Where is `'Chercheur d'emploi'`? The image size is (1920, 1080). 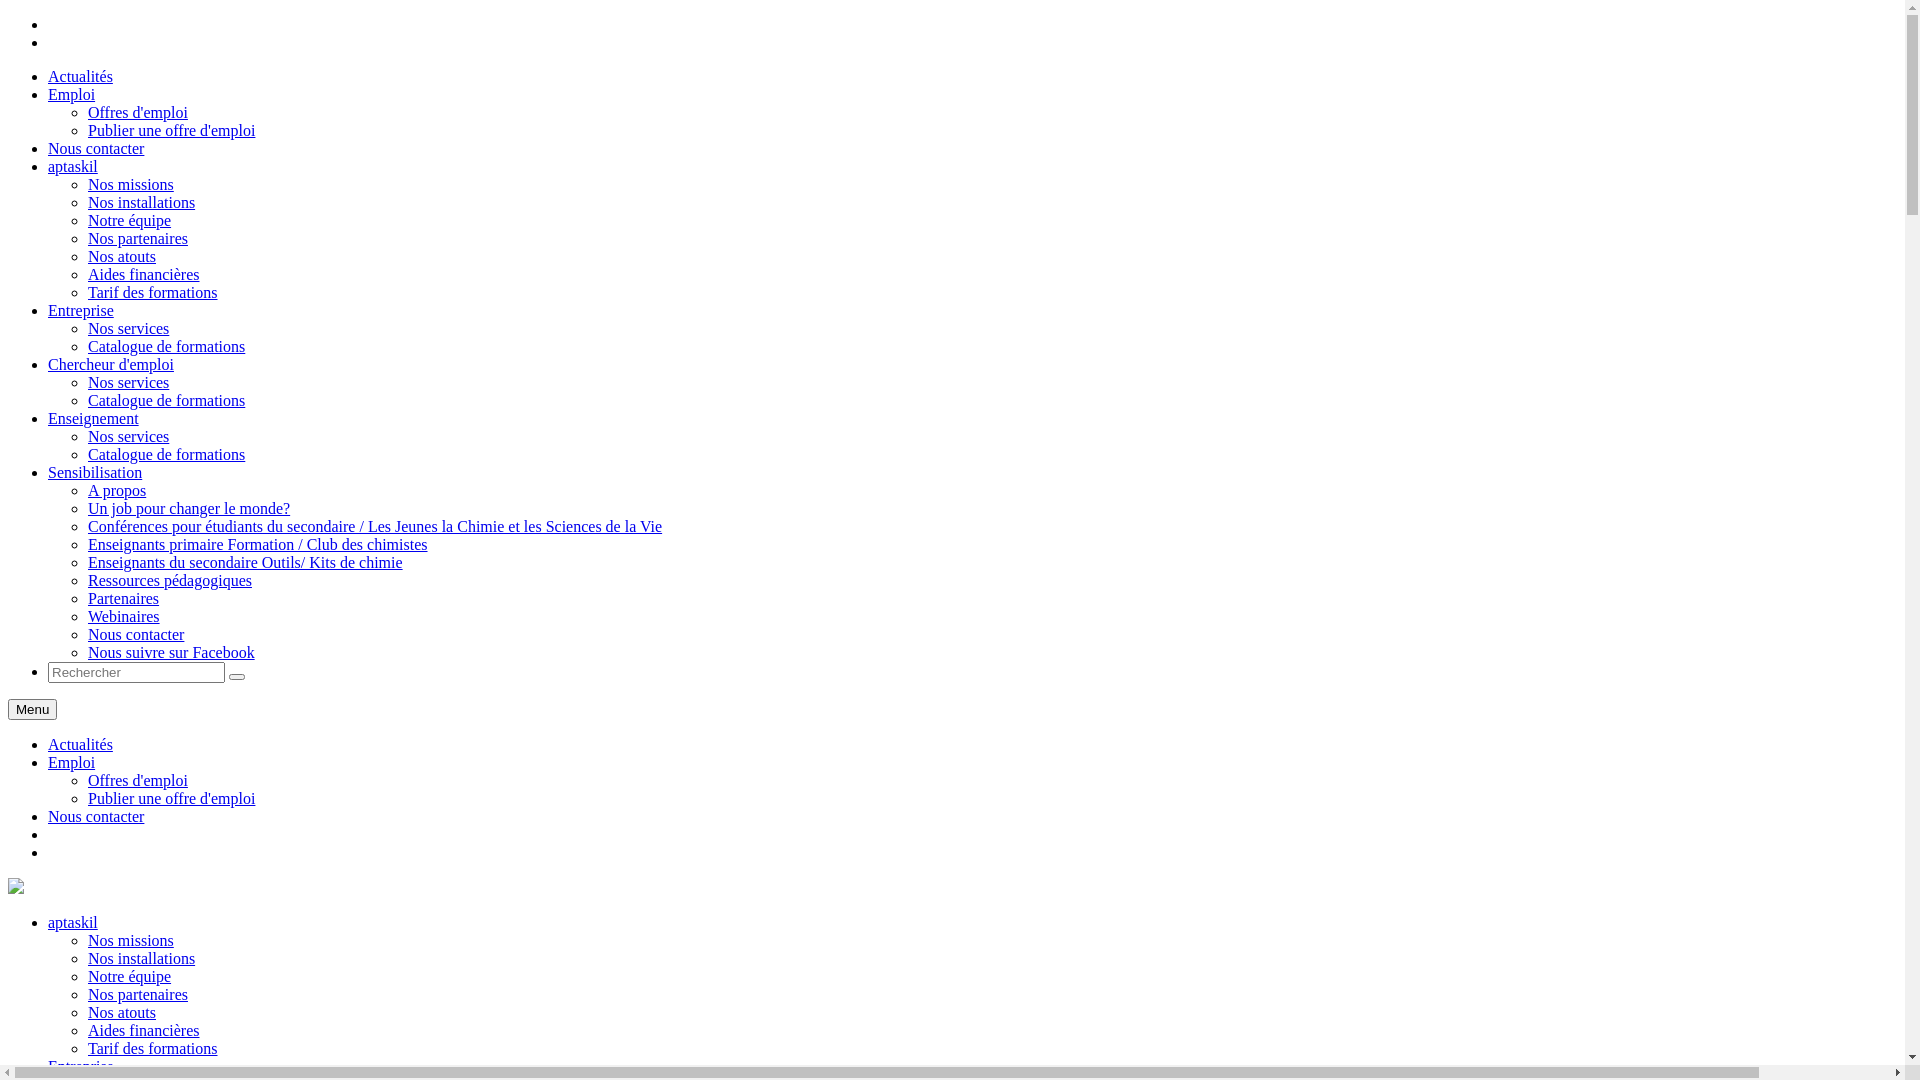 'Chercheur d'emploi' is located at coordinates (109, 364).